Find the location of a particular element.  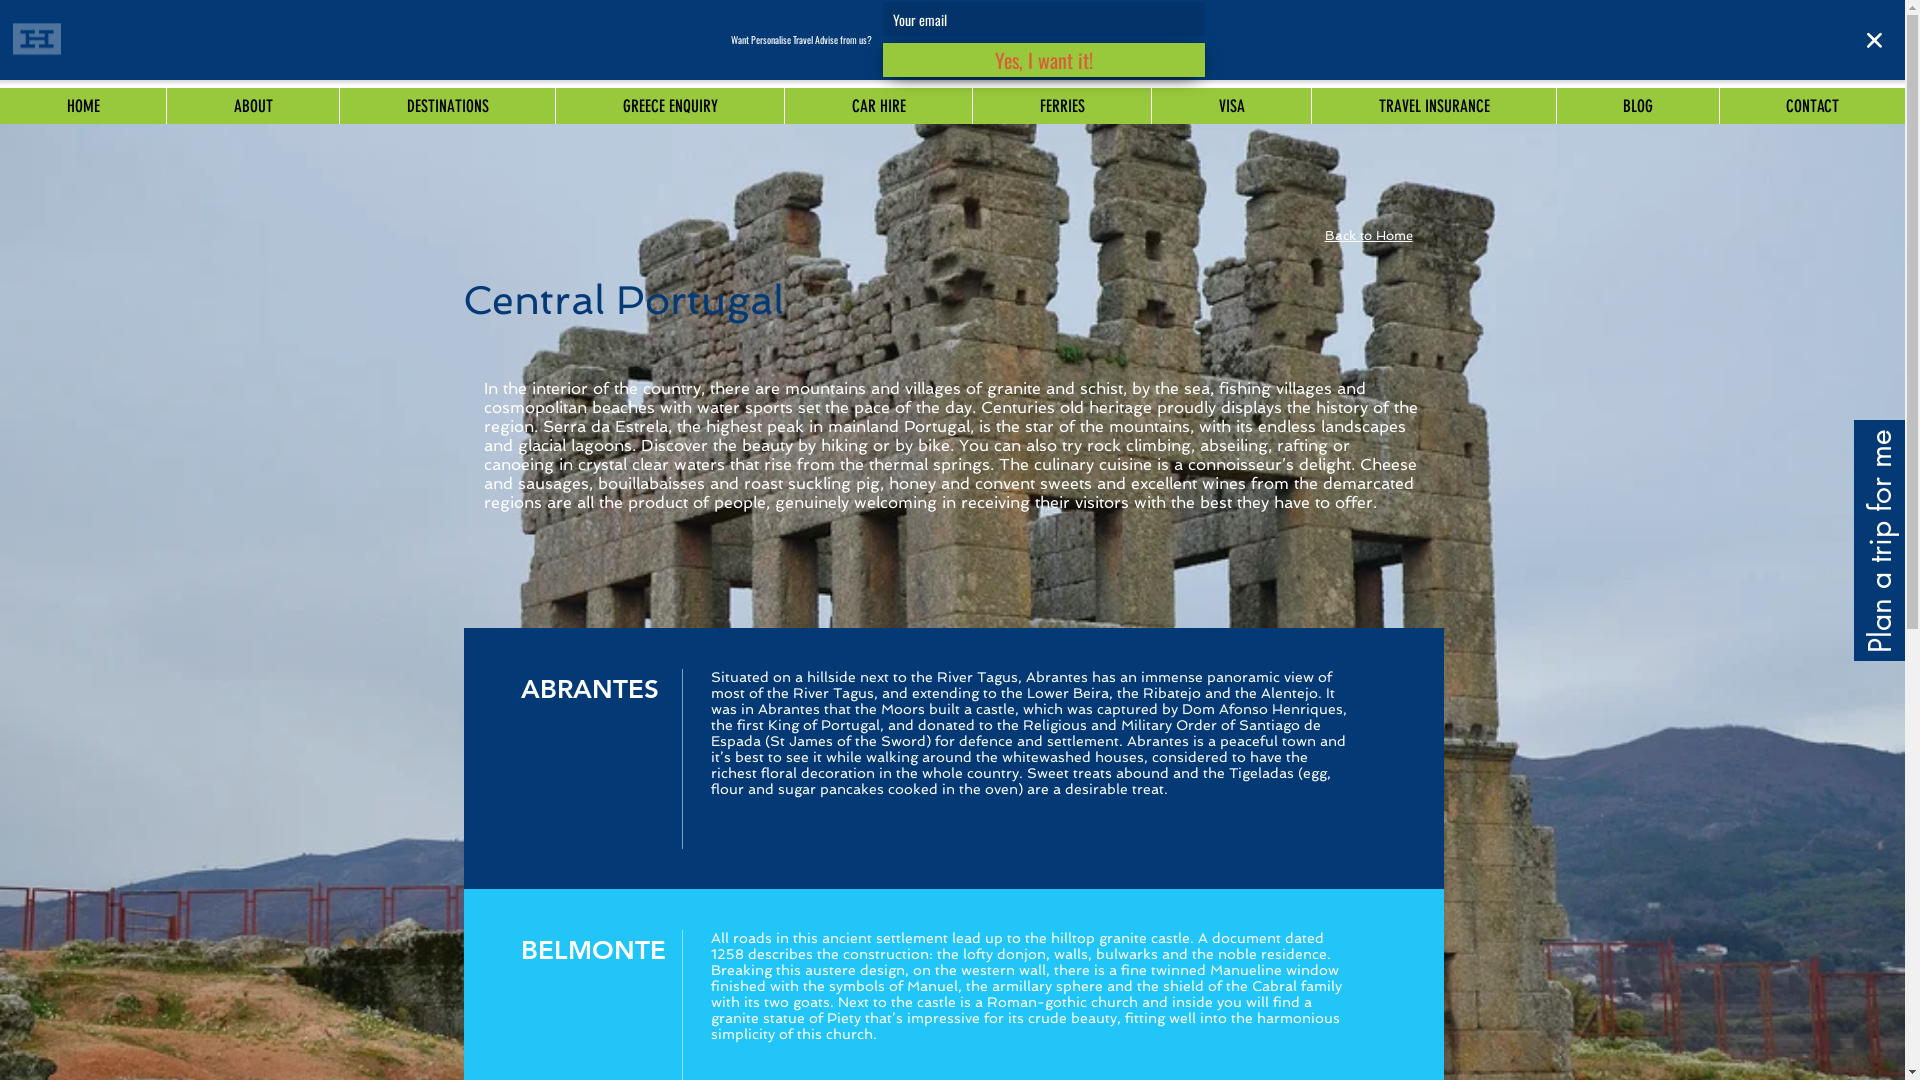

'DESTINATIONS' is located at coordinates (339, 105).